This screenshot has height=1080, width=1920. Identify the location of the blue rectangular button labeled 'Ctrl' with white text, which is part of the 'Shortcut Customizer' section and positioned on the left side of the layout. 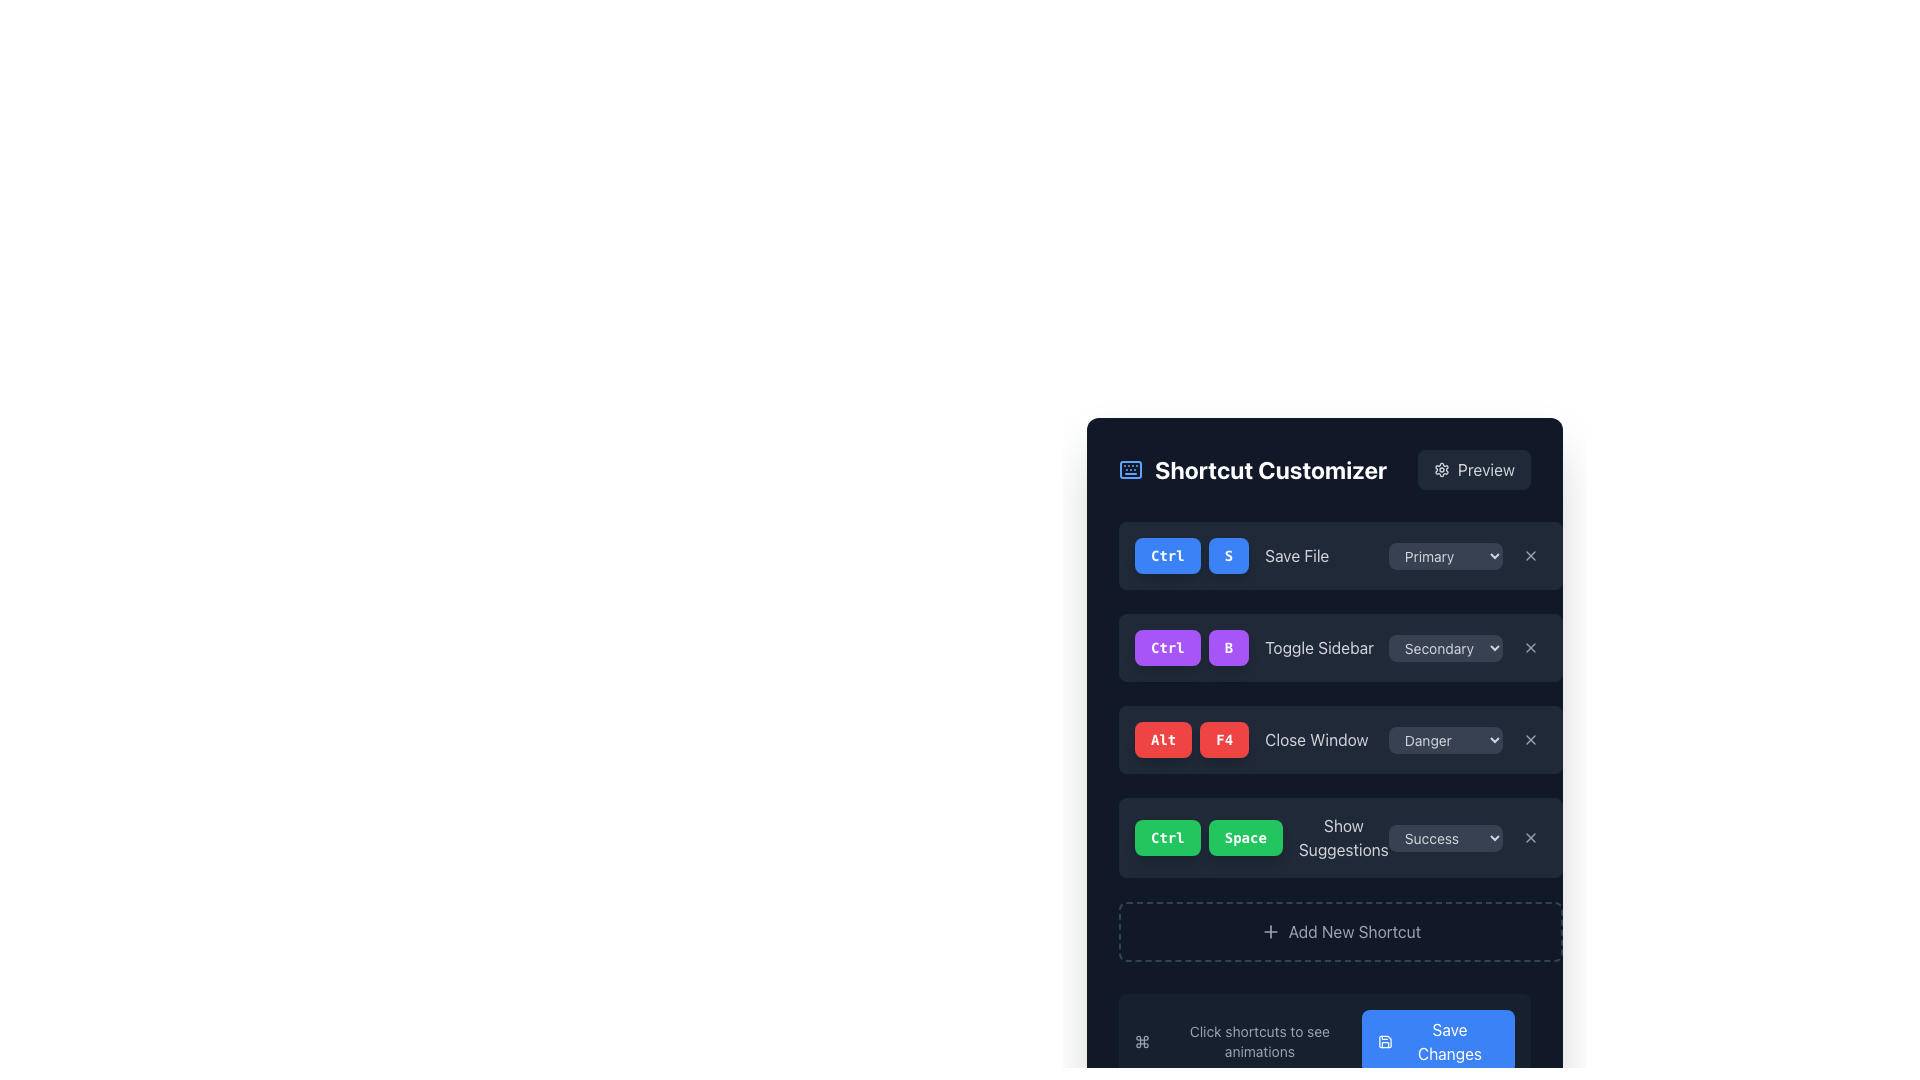
(1167, 555).